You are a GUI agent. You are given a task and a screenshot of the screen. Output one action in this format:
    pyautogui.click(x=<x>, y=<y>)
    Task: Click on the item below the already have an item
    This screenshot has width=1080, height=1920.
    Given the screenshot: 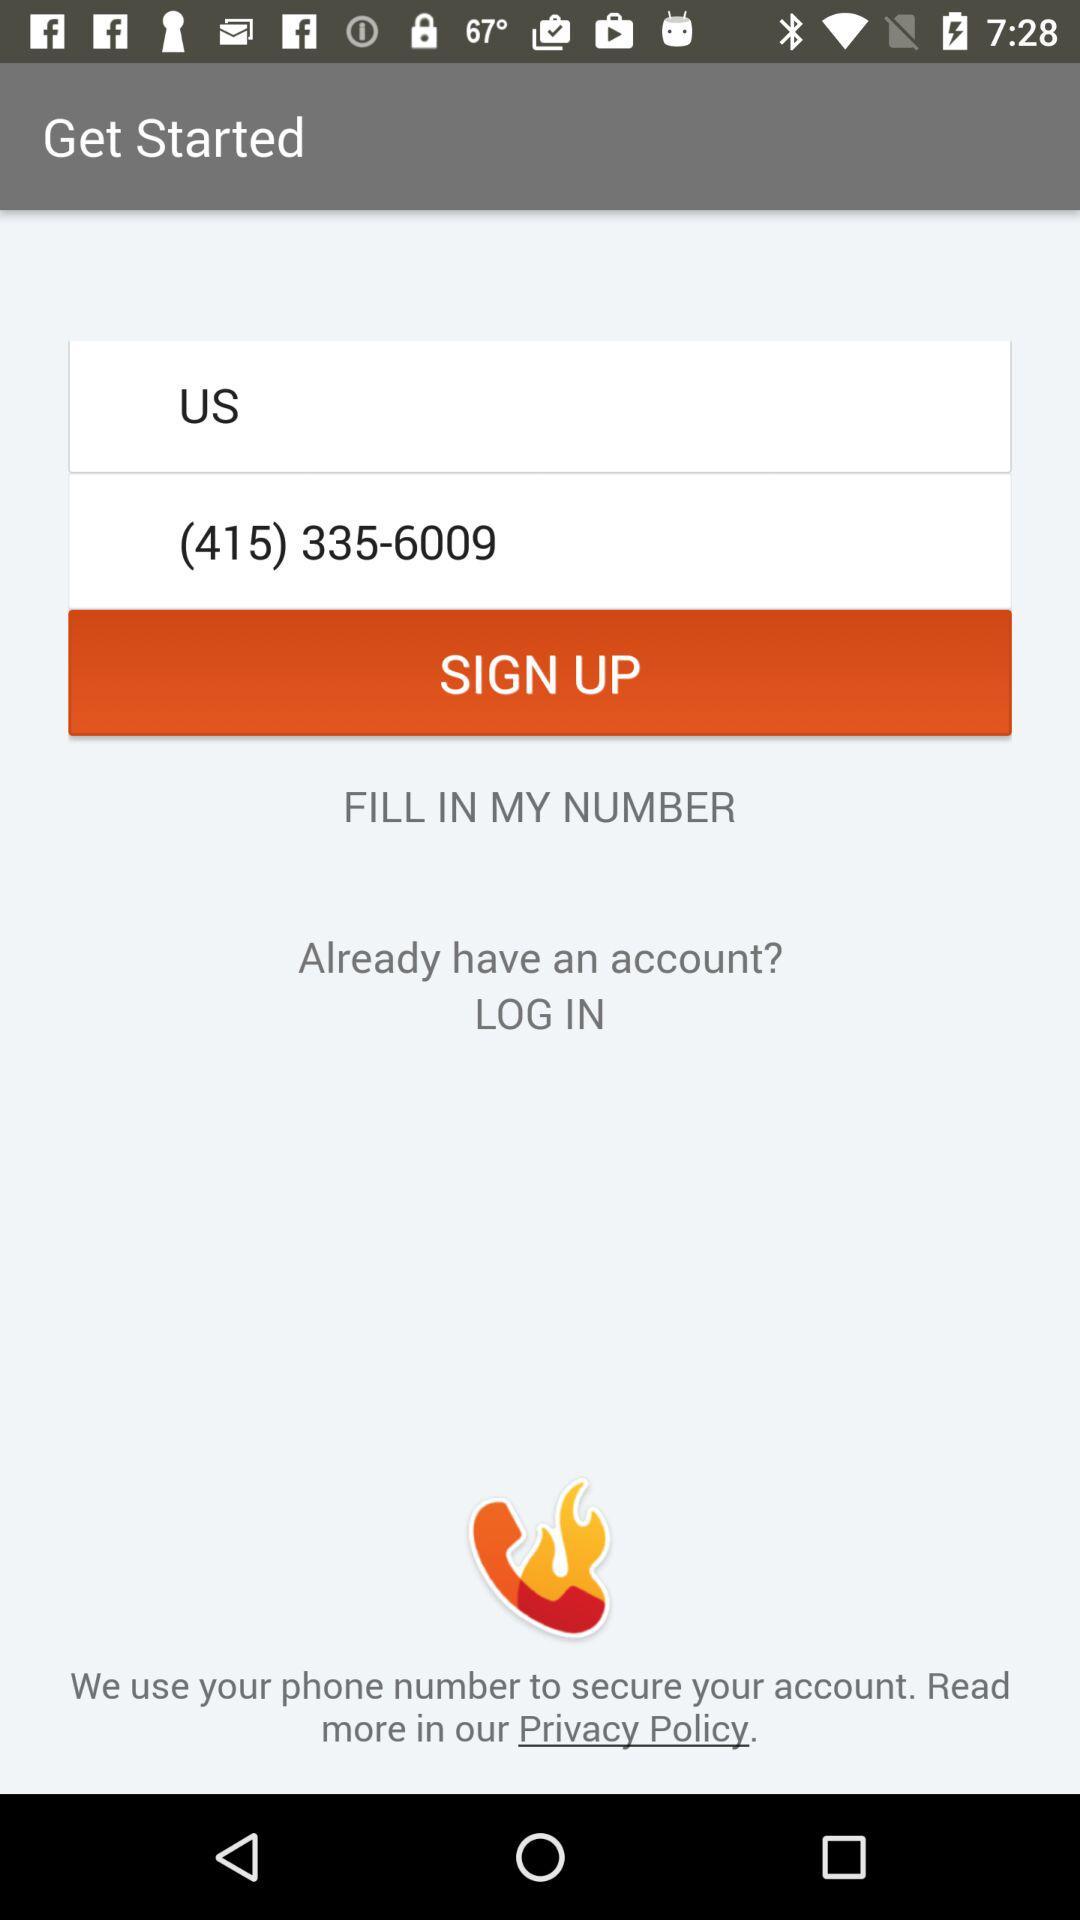 What is the action you would take?
    pyautogui.click(x=540, y=1012)
    